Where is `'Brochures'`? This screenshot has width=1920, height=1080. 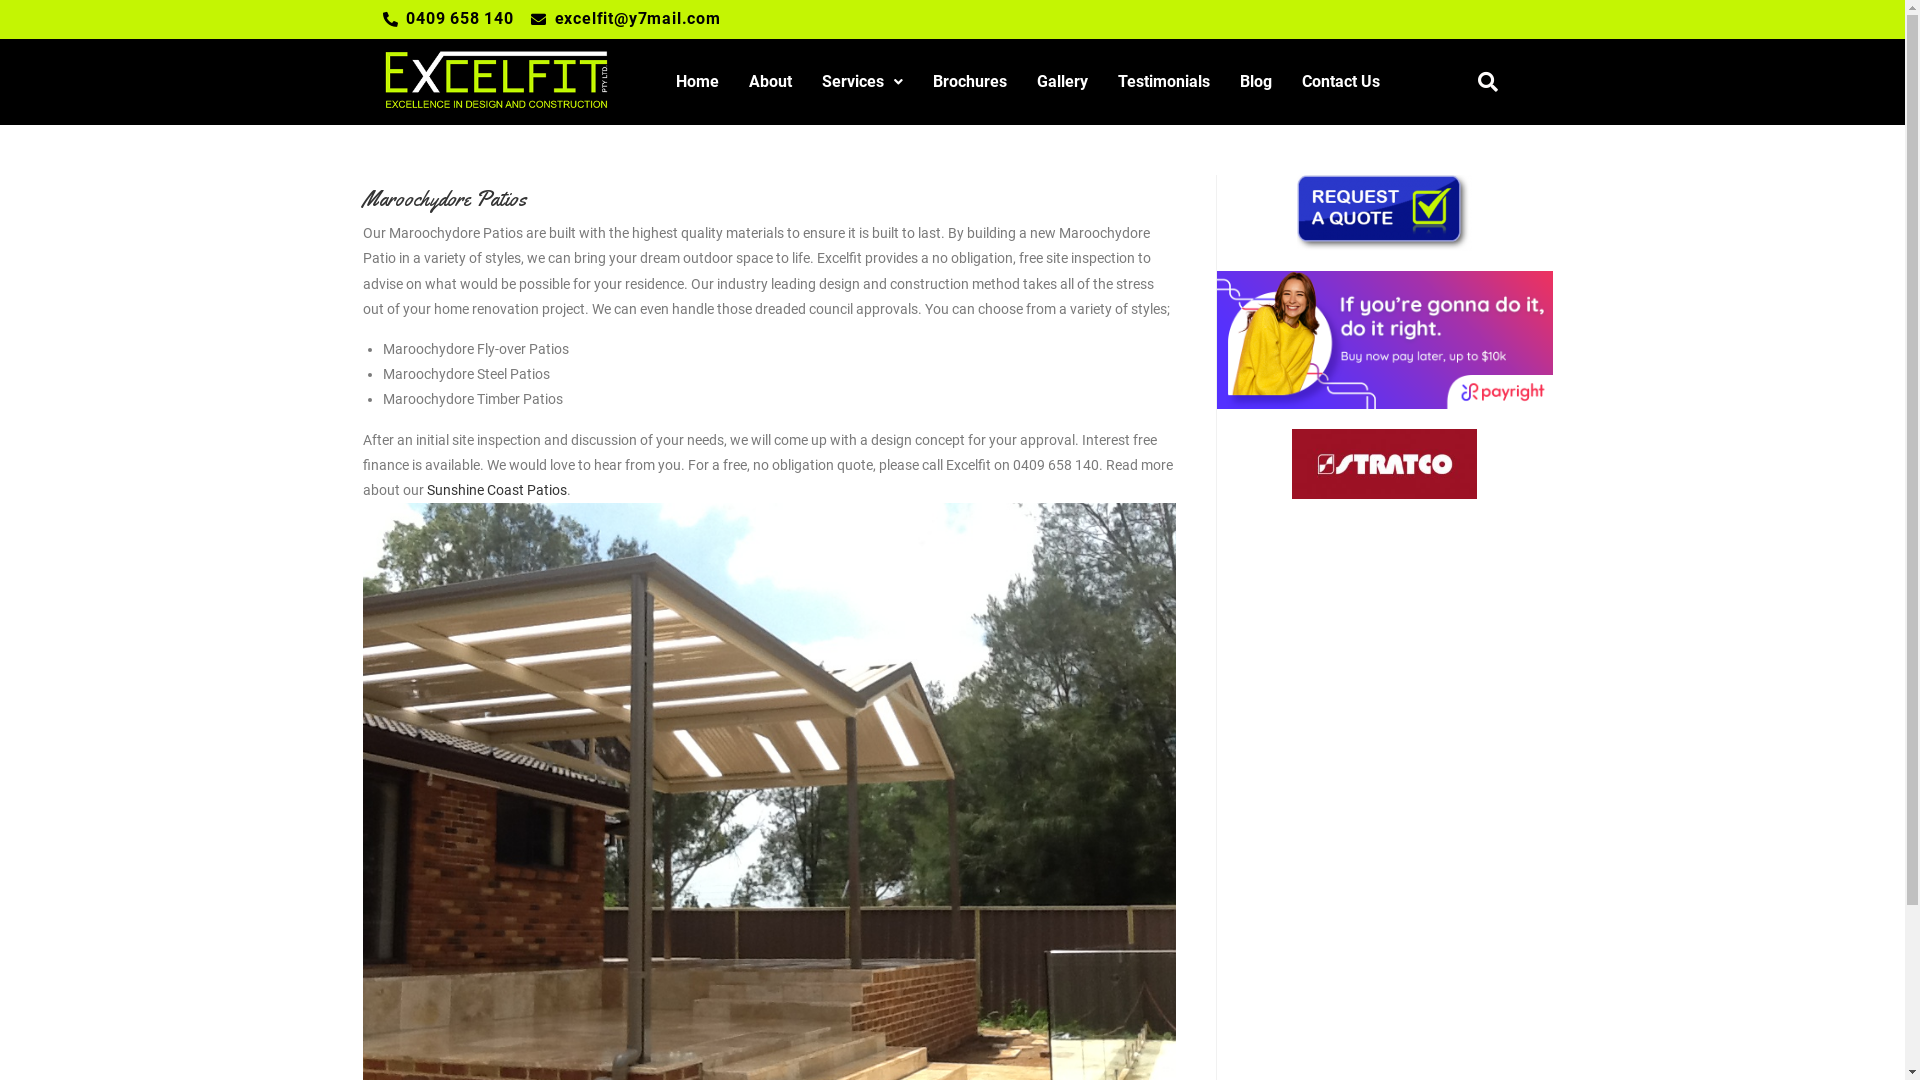 'Brochures' is located at coordinates (969, 80).